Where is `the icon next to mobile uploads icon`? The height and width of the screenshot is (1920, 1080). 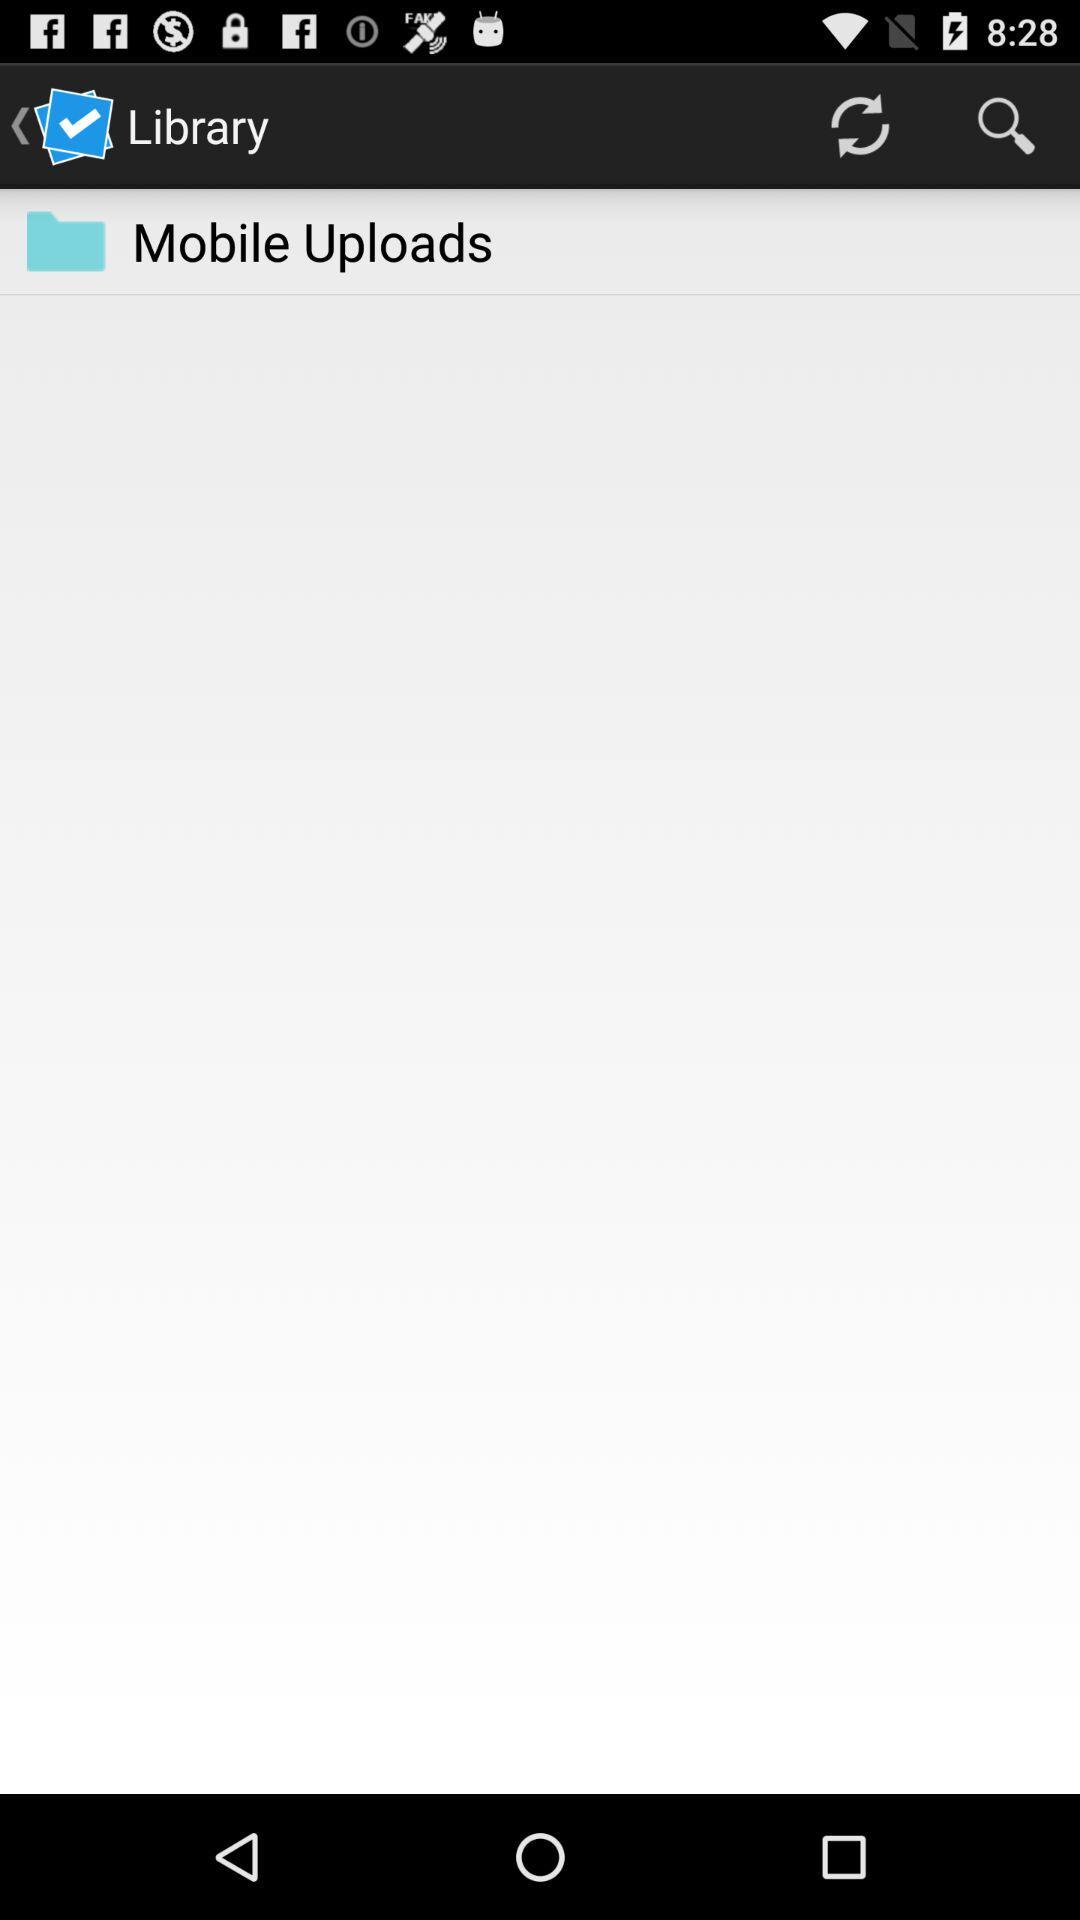
the icon next to mobile uploads icon is located at coordinates (858, 124).